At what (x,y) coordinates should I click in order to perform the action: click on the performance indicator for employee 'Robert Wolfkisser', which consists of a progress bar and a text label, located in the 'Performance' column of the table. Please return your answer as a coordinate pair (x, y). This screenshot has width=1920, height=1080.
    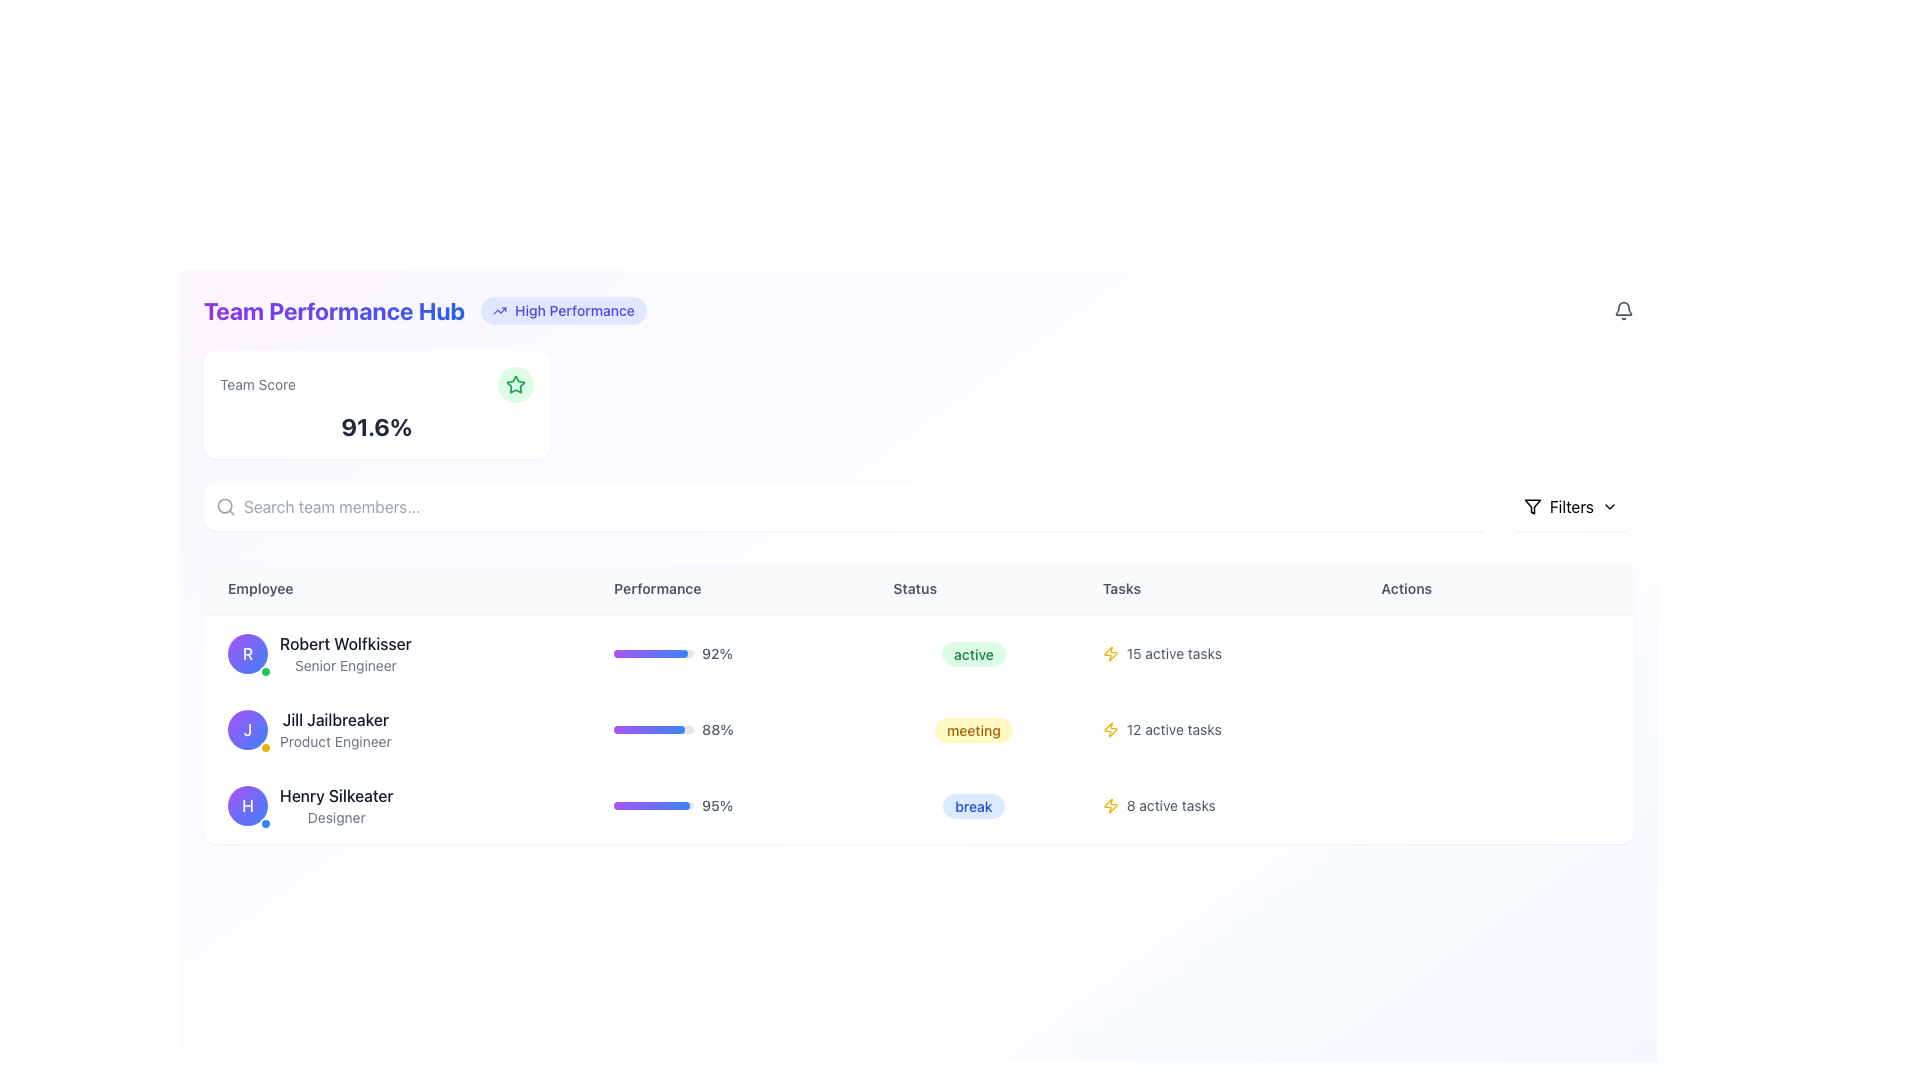
    Looking at the image, I should click on (728, 653).